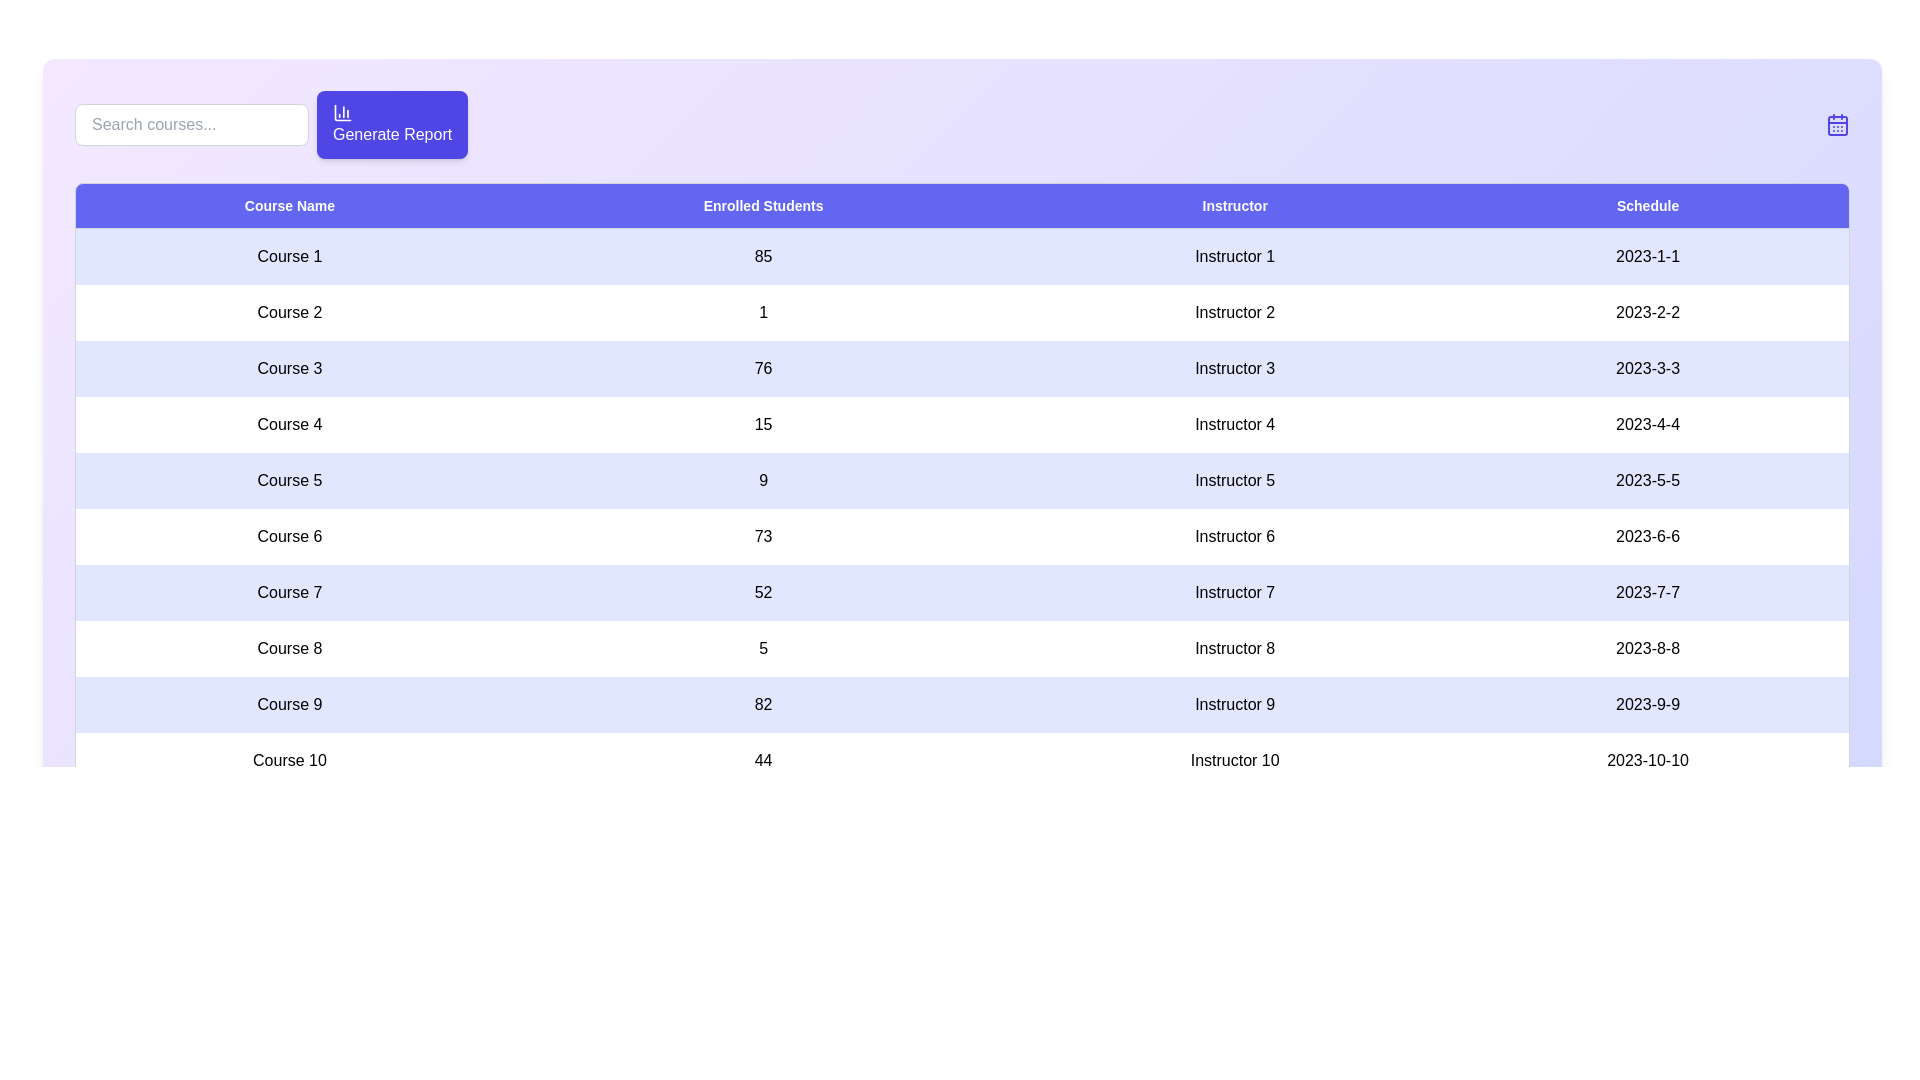 Image resolution: width=1920 pixels, height=1080 pixels. Describe the element at coordinates (1648, 206) in the screenshot. I see `the header Schedule to sort or filter the table` at that location.